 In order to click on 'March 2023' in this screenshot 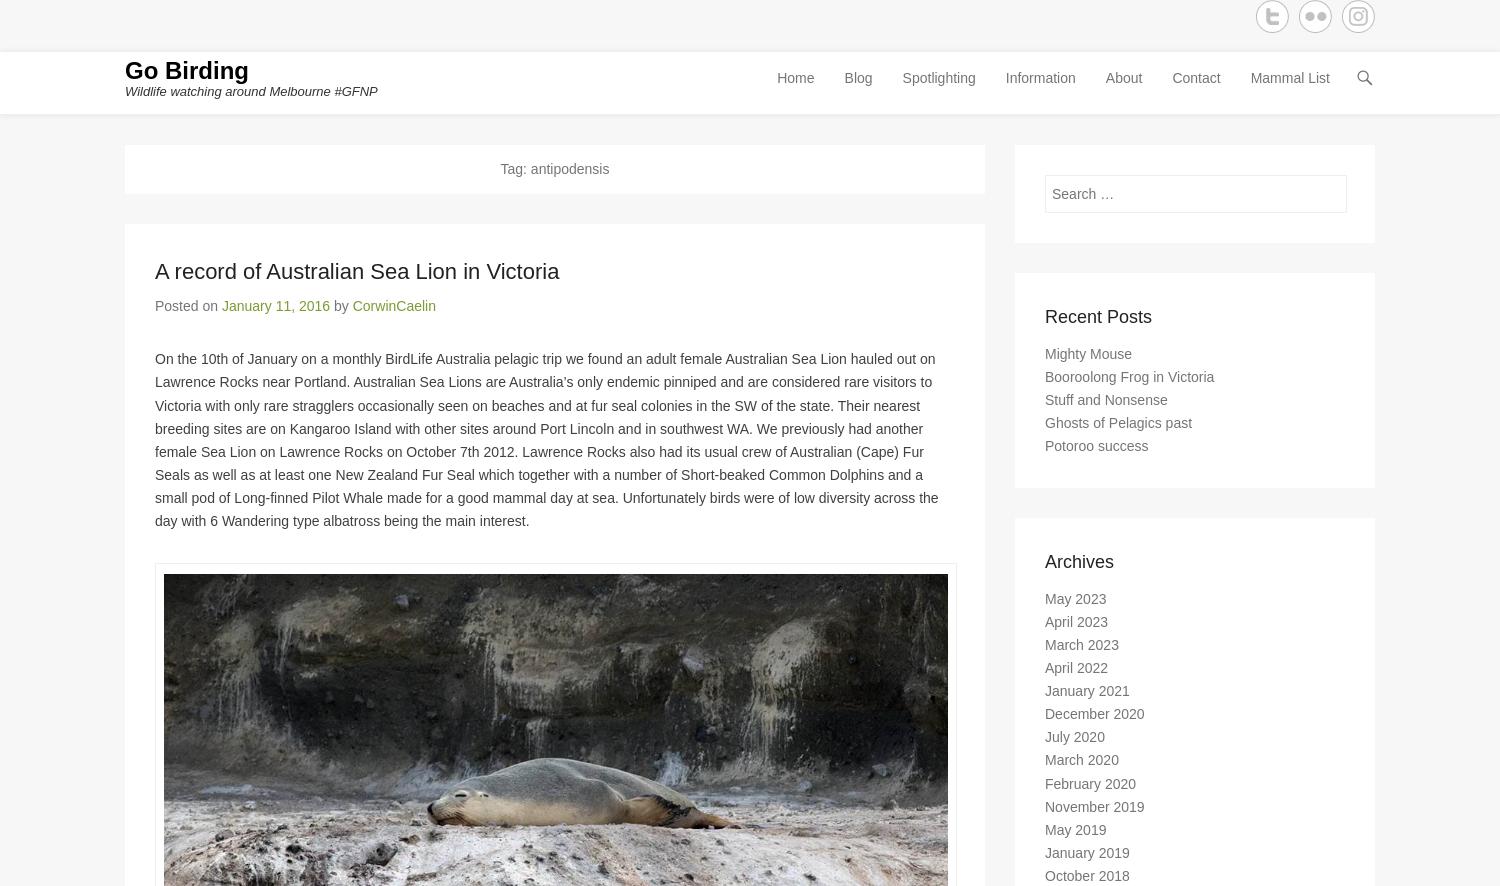, I will do `click(1080, 652)`.